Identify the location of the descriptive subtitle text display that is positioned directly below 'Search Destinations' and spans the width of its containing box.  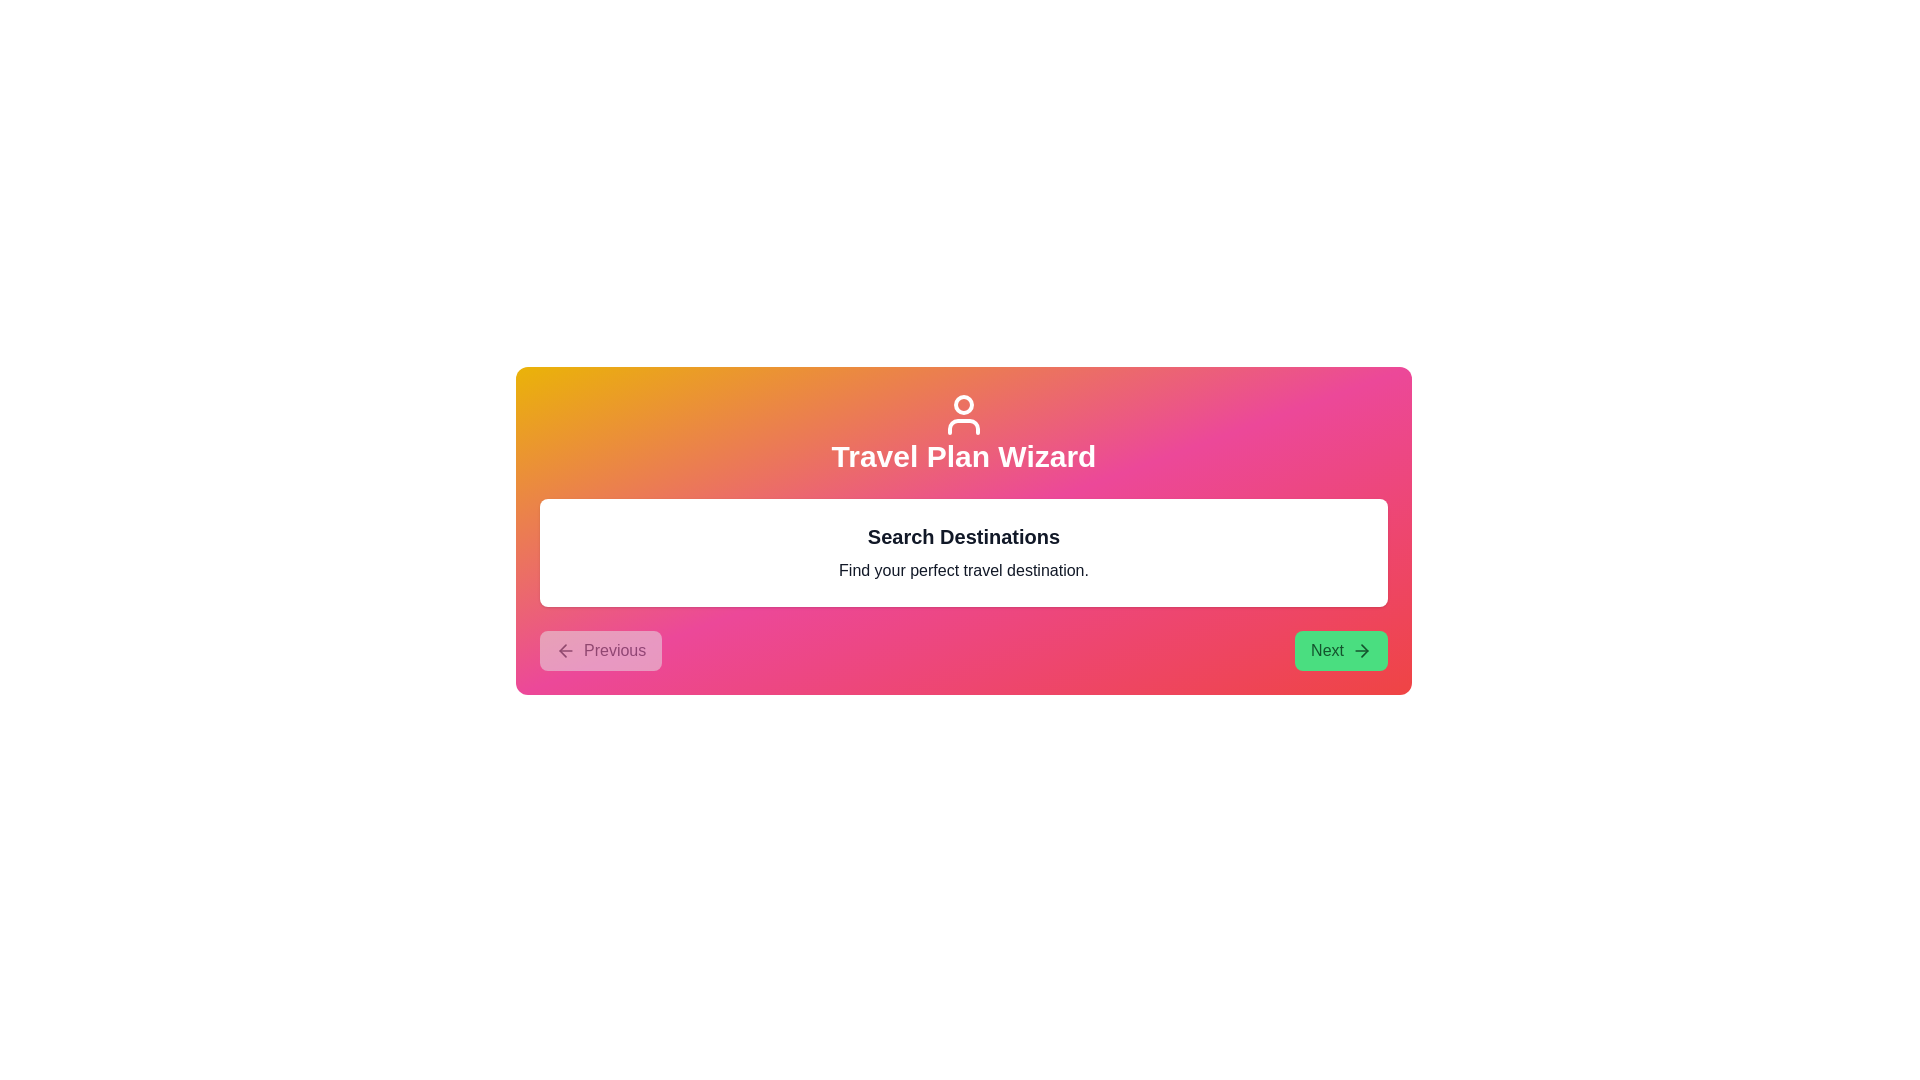
(964, 570).